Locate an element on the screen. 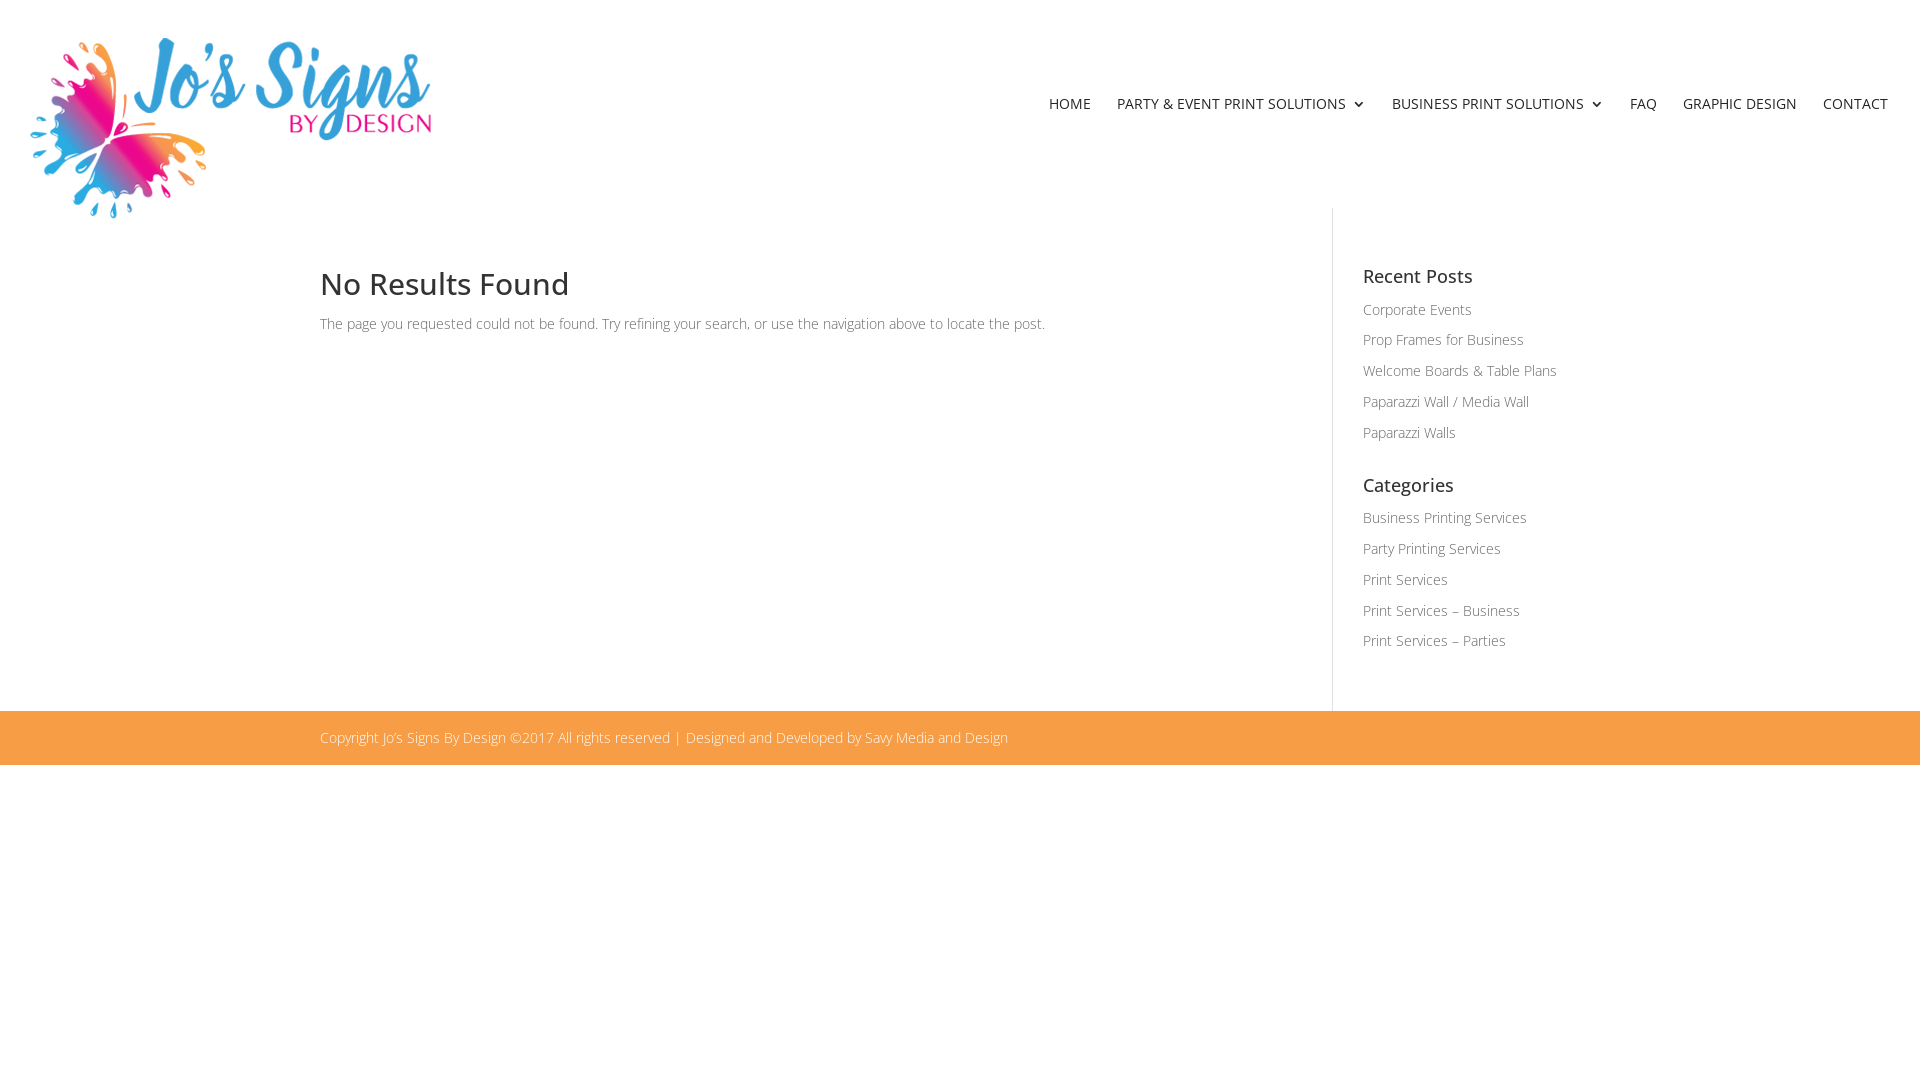 The height and width of the screenshot is (1080, 1920). 'PARTY & EVENT PRINT SOLUTIONS' is located at coordinates (1240, 151).